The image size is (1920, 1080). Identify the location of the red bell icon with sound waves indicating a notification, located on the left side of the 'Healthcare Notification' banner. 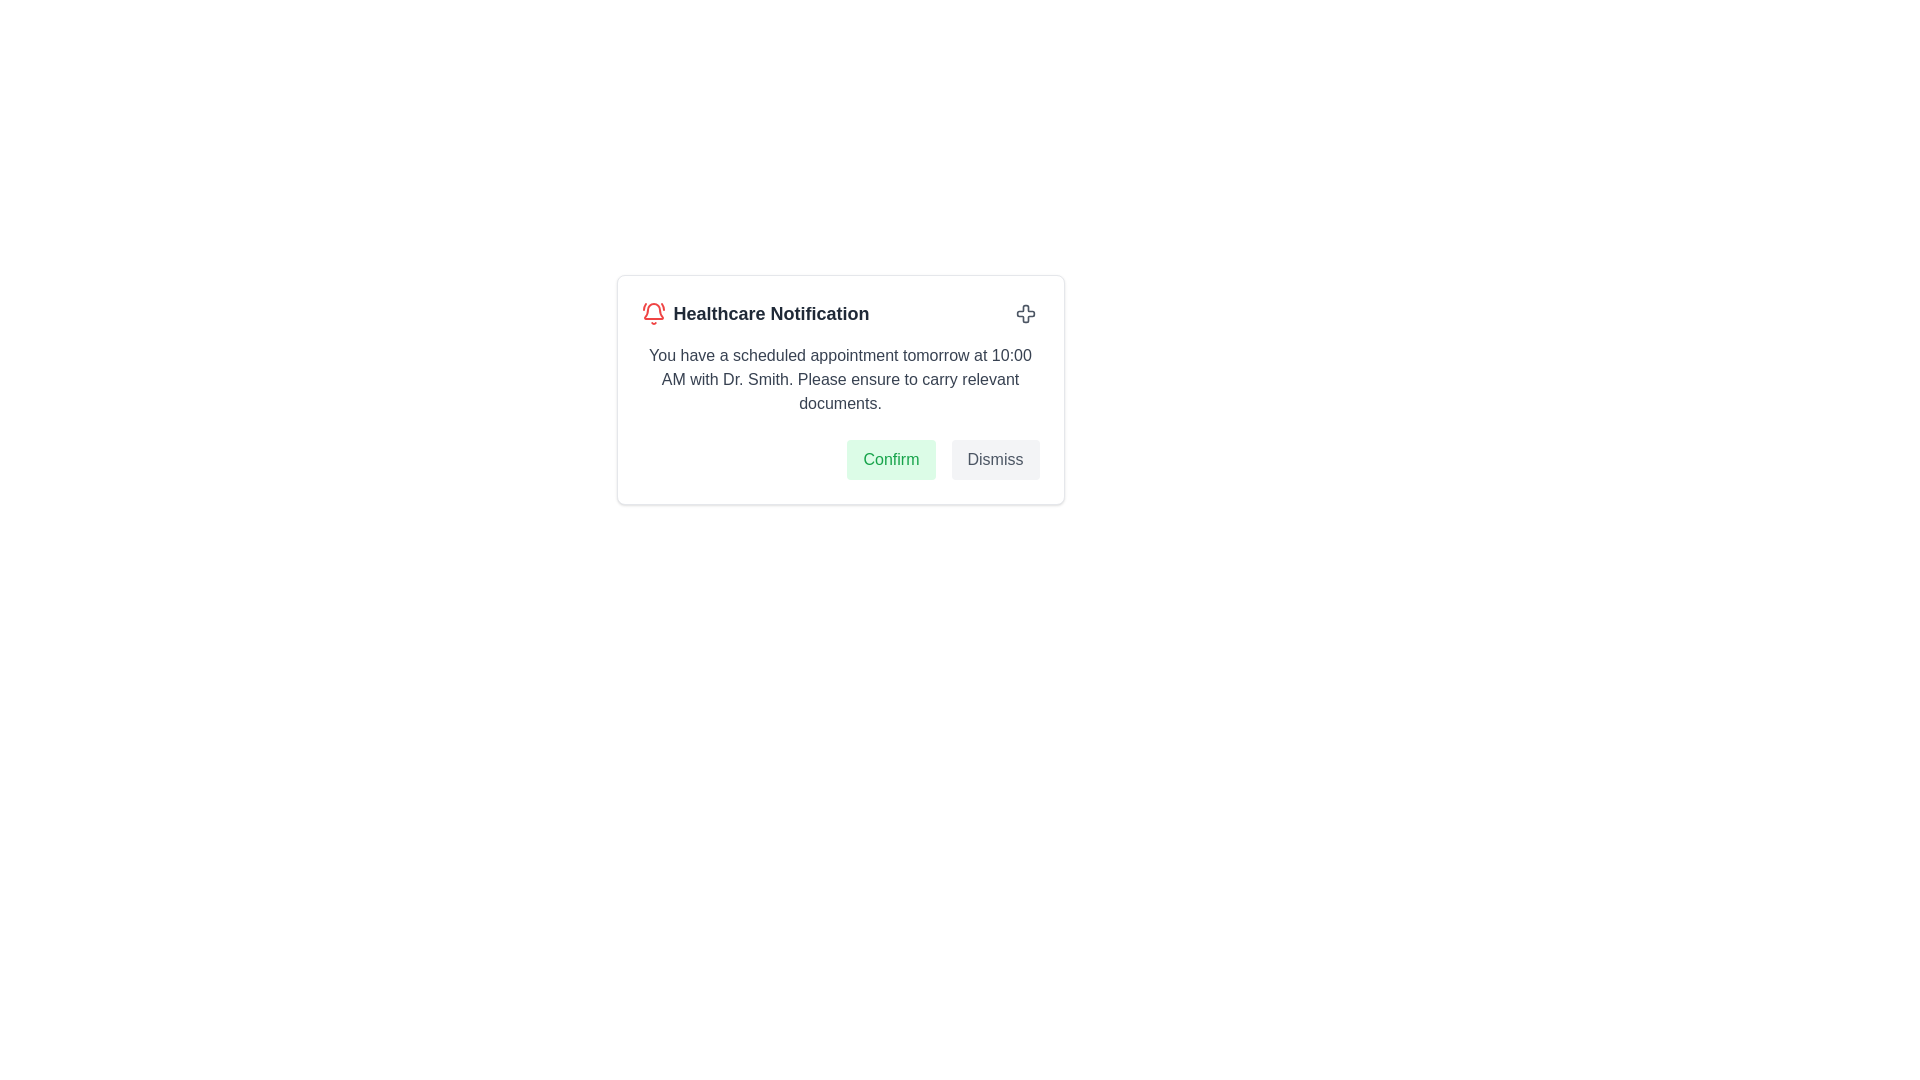
(653, 313).